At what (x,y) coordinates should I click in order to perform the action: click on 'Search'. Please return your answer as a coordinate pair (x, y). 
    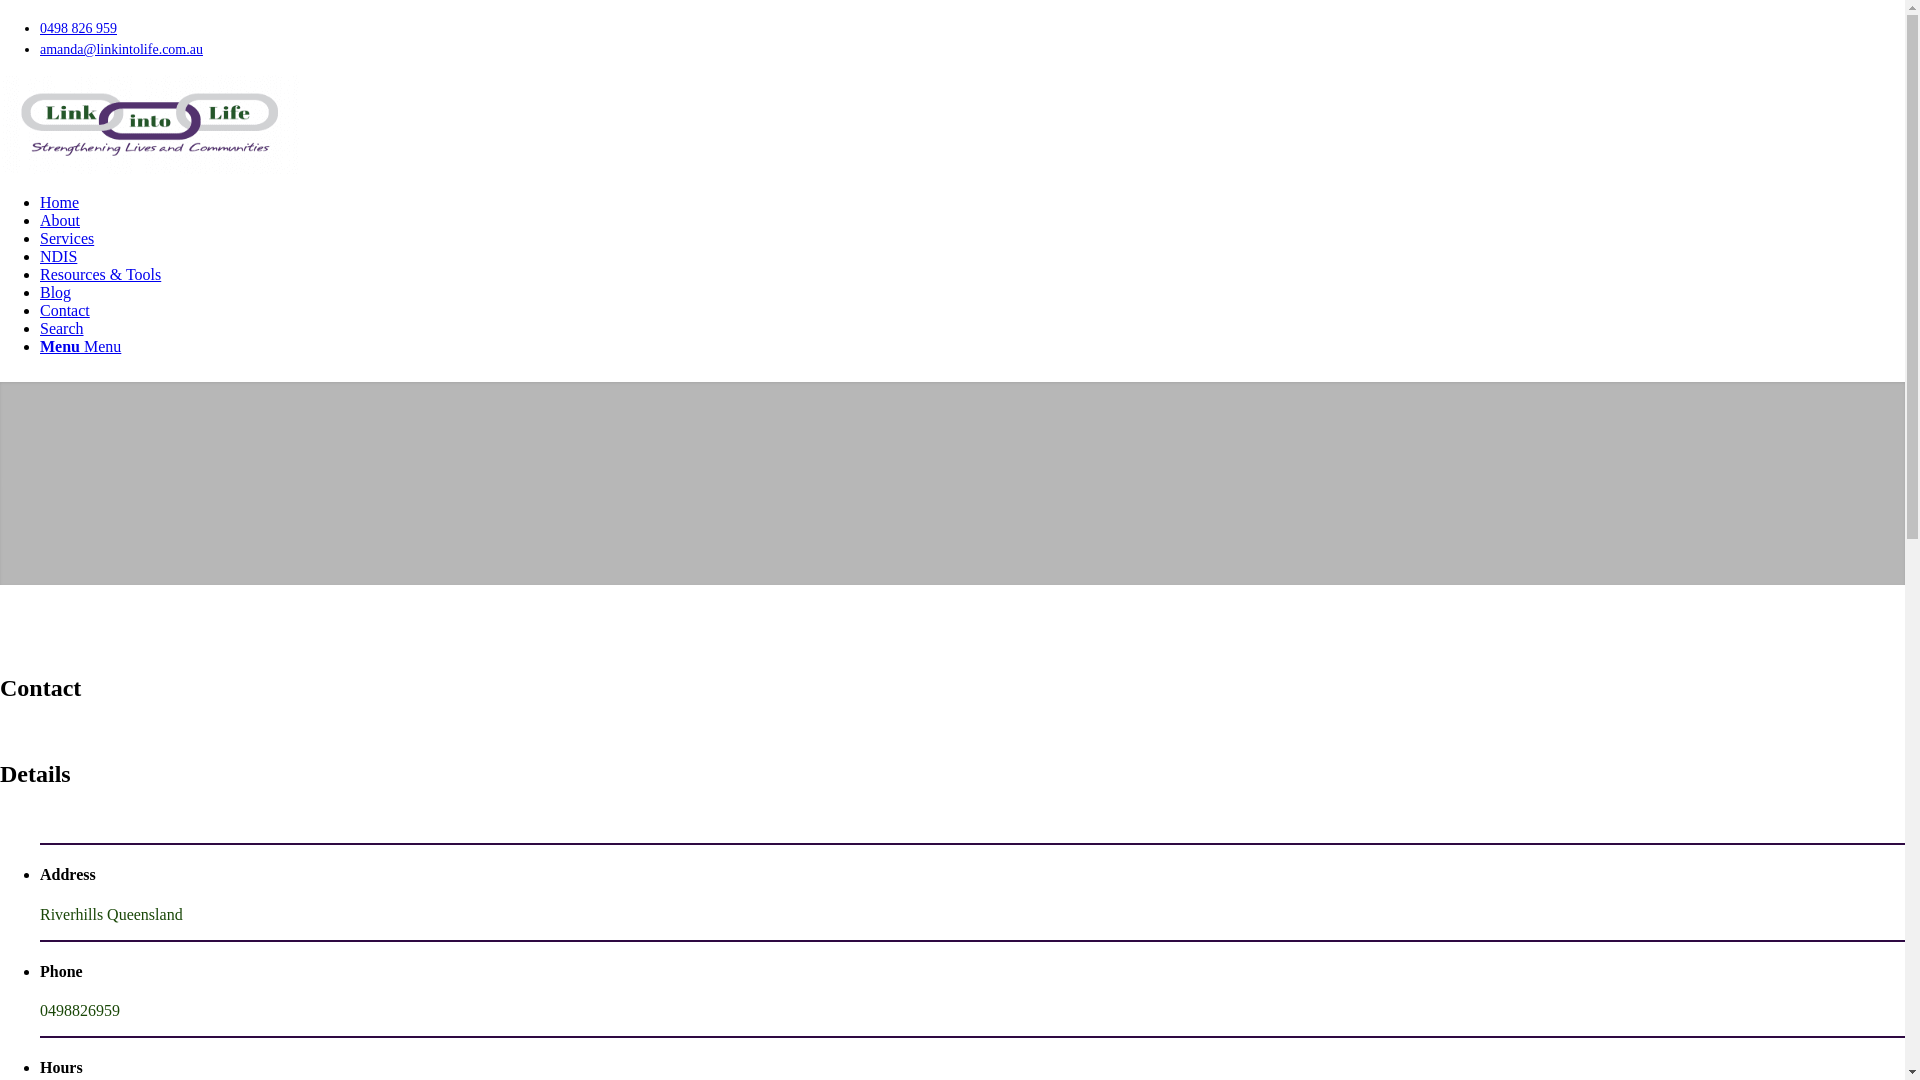
    Looking at the image, I should click on (62, 327).